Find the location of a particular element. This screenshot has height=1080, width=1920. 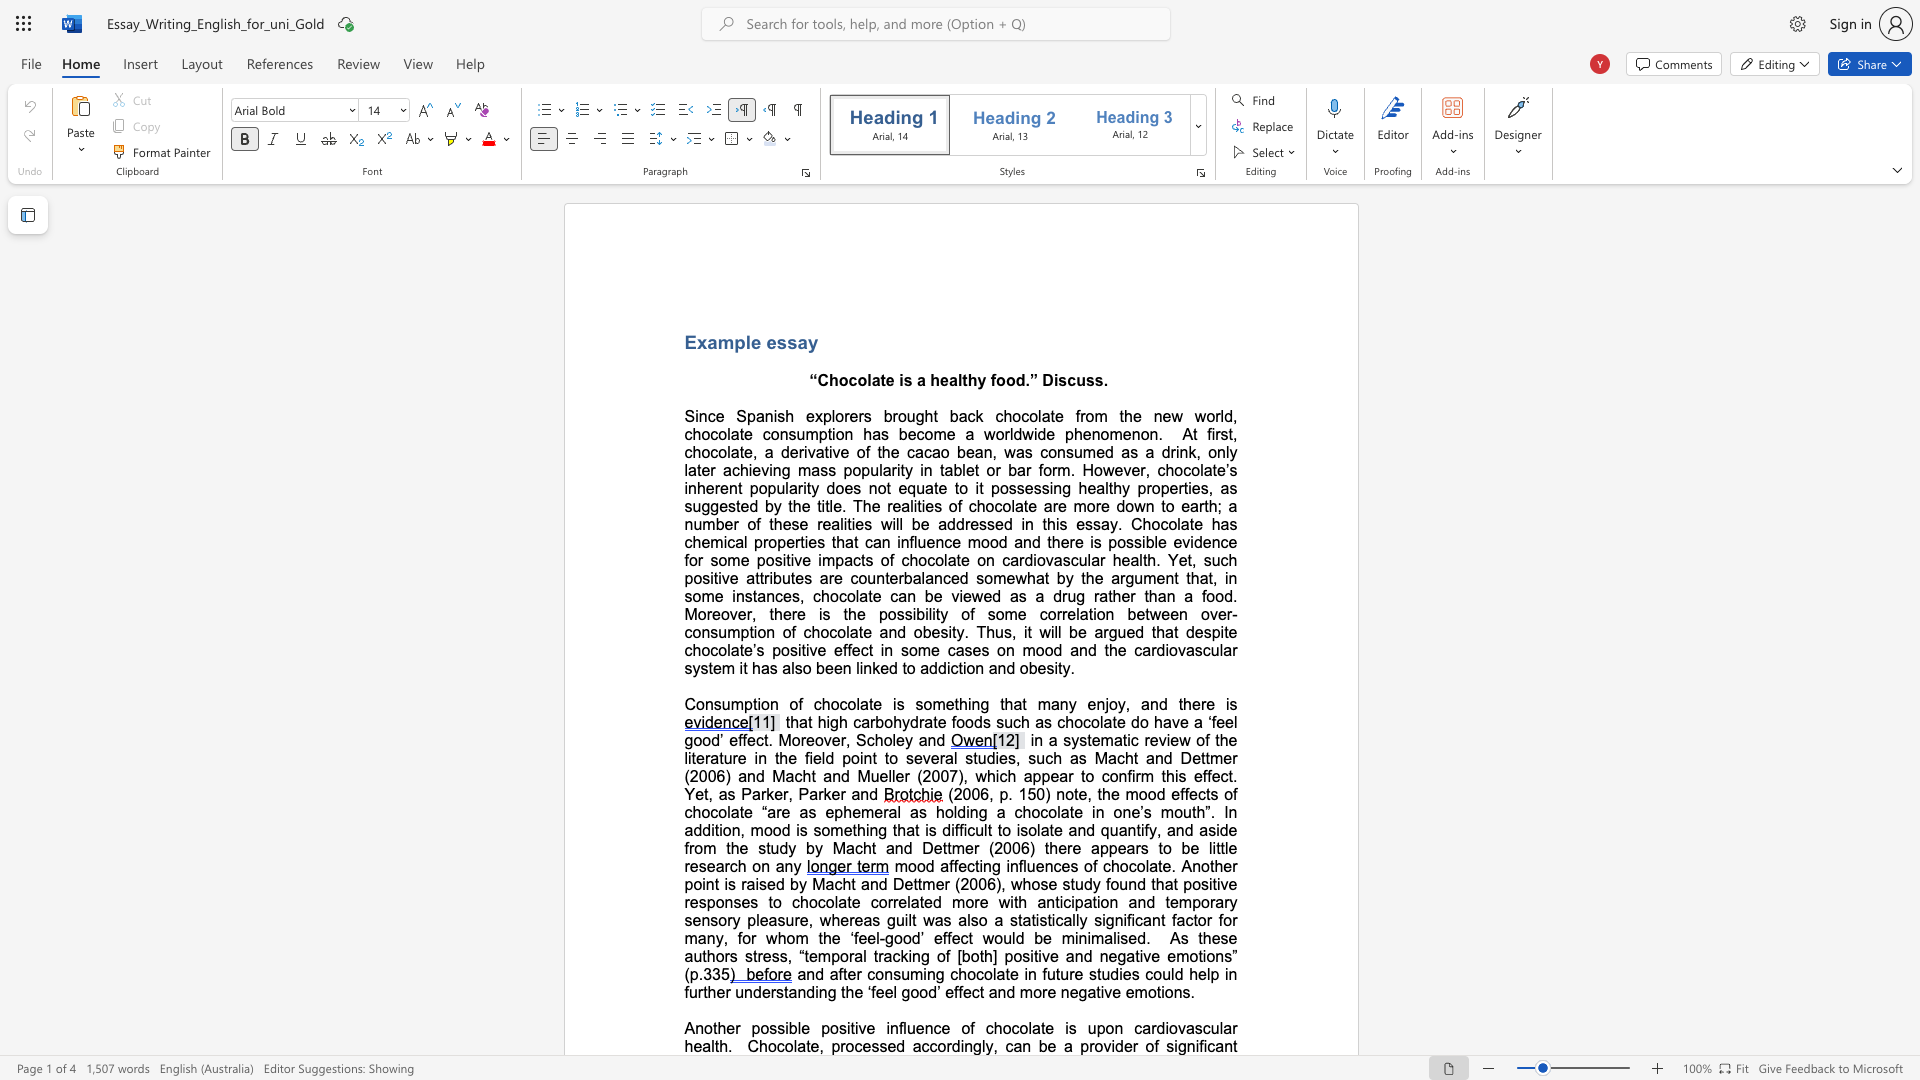

the subset text "e evidence" within the text "possible evidence" is located at coordinates (1158, 542).